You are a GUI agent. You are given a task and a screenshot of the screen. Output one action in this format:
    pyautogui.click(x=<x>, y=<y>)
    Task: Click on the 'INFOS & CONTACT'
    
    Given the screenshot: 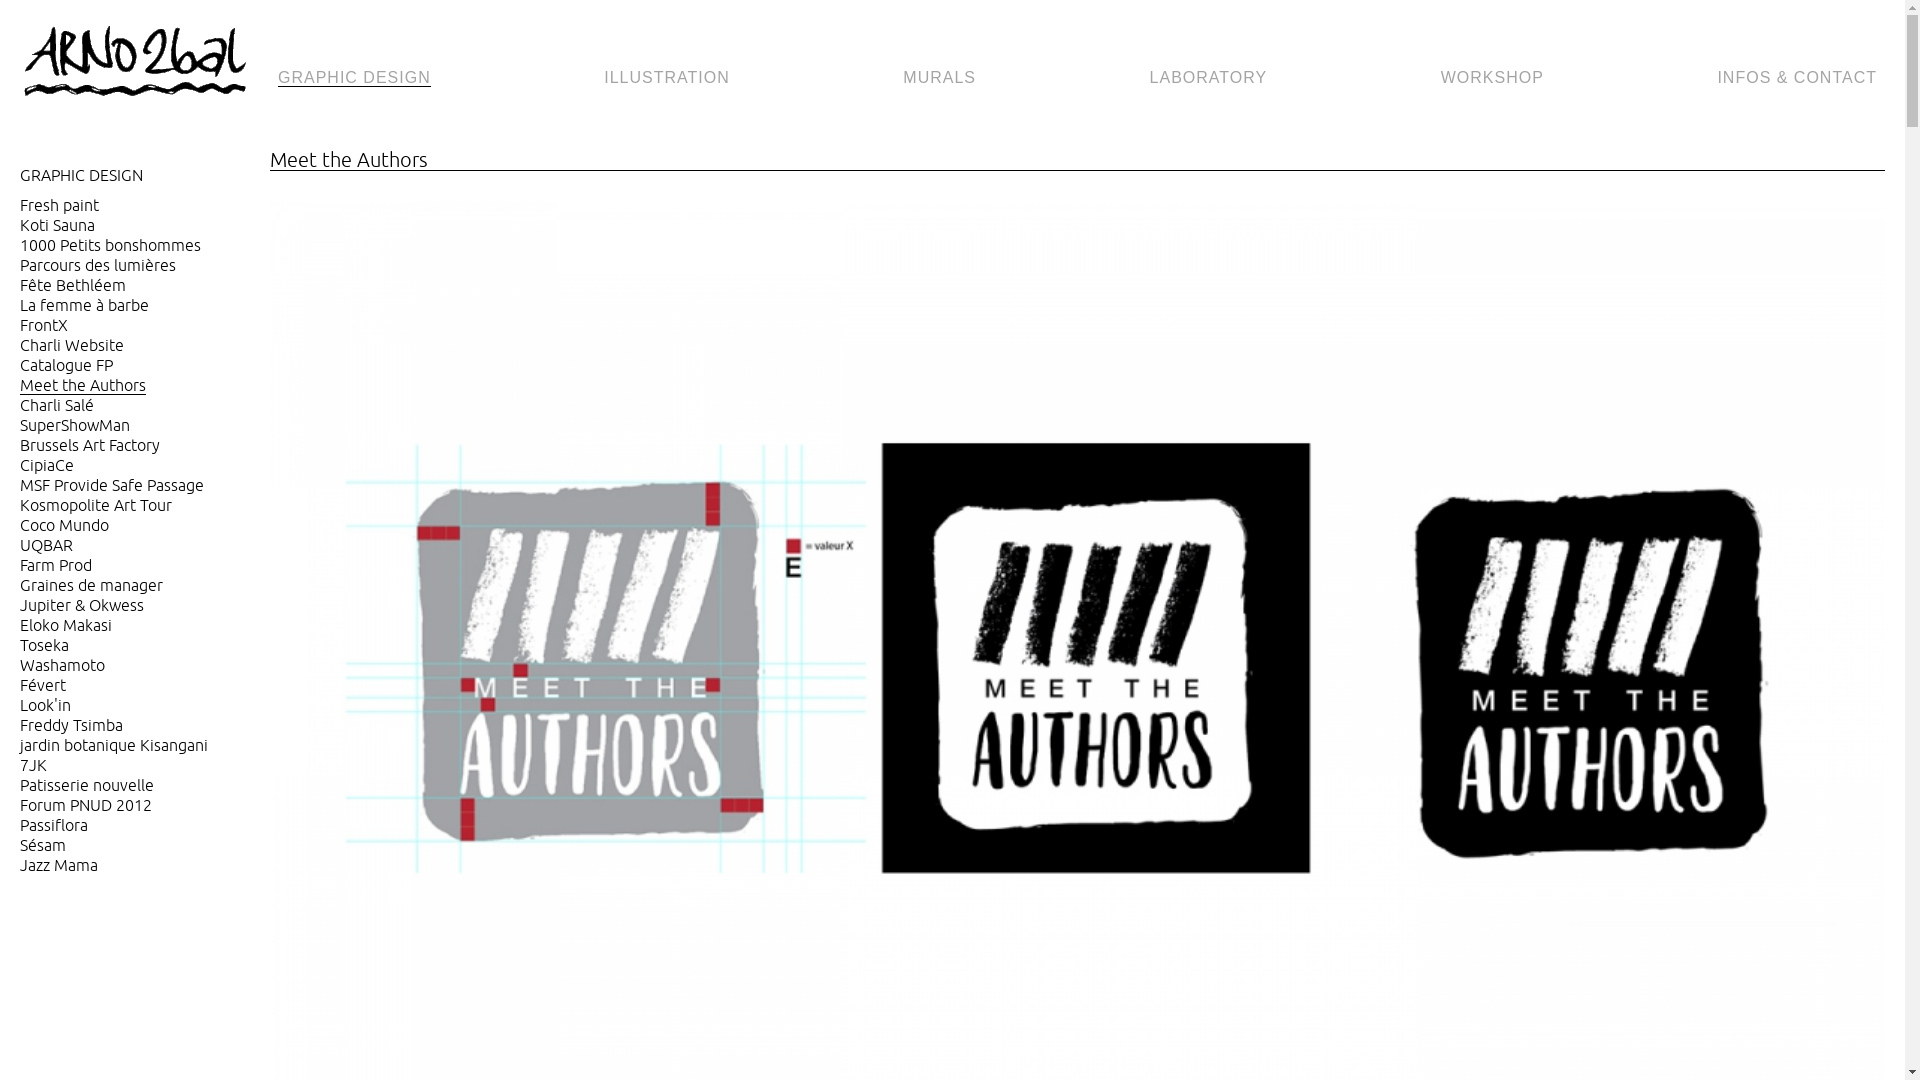 What is the action you would take?
    pyautogui.click(x=1796, y=77)
    